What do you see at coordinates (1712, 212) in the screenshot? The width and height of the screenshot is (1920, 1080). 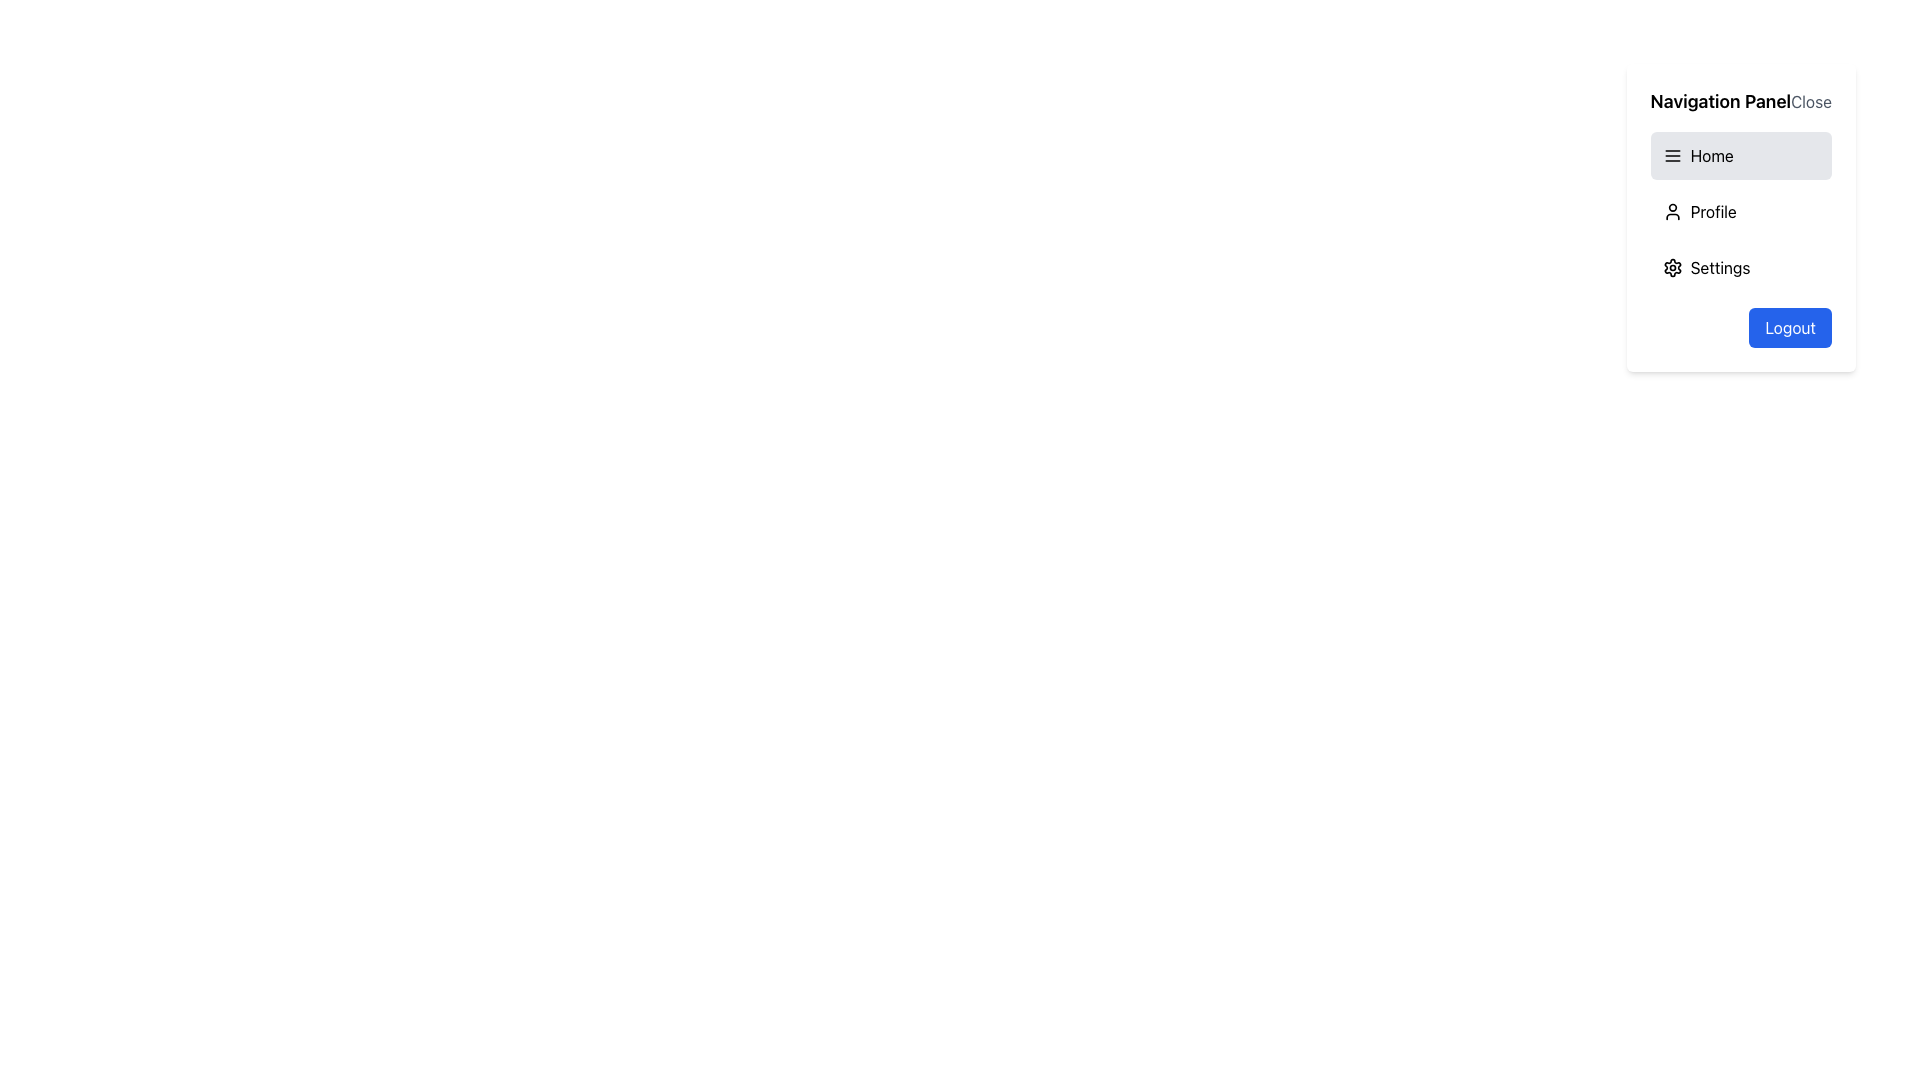 I see `the static text label displaying 'Profile' in black font located in the navigation panel near the upper right quadrant of the interface` at bounding box center [1712, 212].